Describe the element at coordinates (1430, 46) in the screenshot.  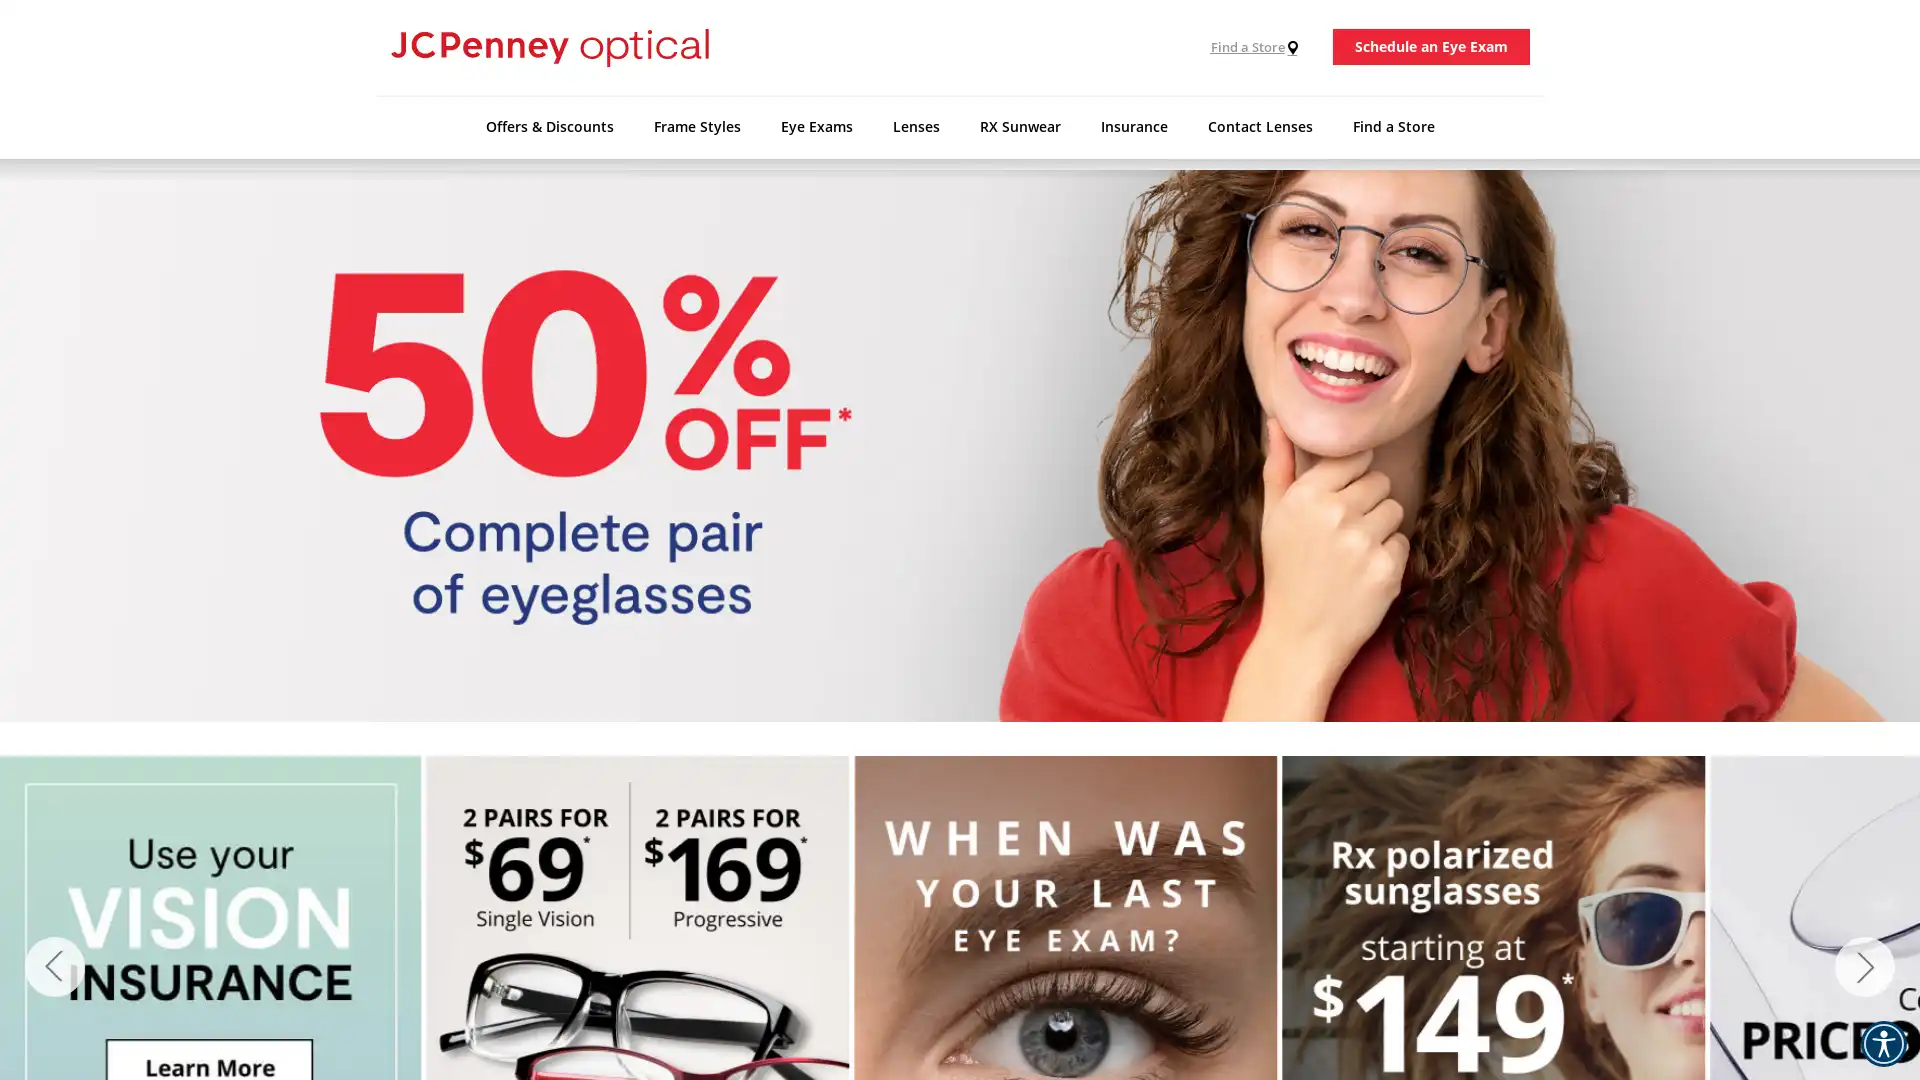
I see `Schedule an Eye Exam` at that location.